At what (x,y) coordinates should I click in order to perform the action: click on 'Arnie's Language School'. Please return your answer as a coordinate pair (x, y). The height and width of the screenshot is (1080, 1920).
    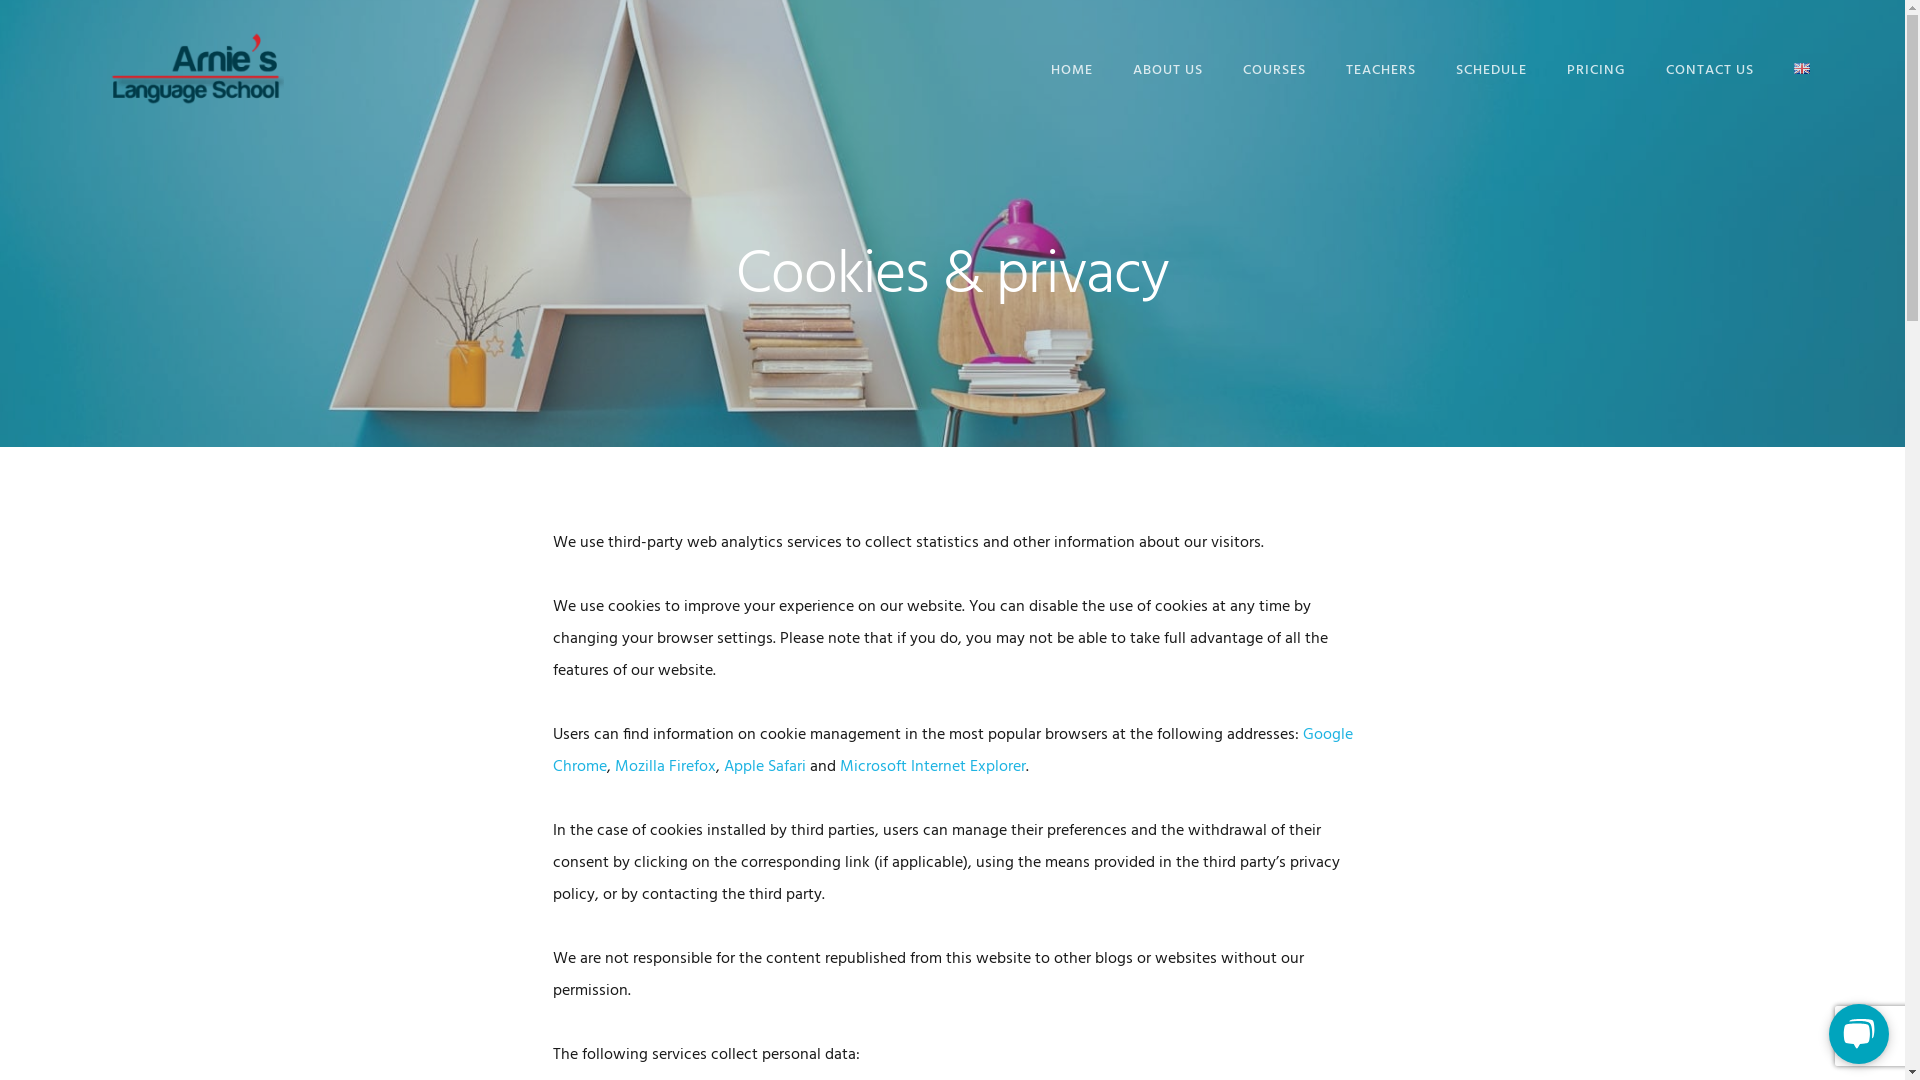
    Looking at the image, I should click on (195, 66).